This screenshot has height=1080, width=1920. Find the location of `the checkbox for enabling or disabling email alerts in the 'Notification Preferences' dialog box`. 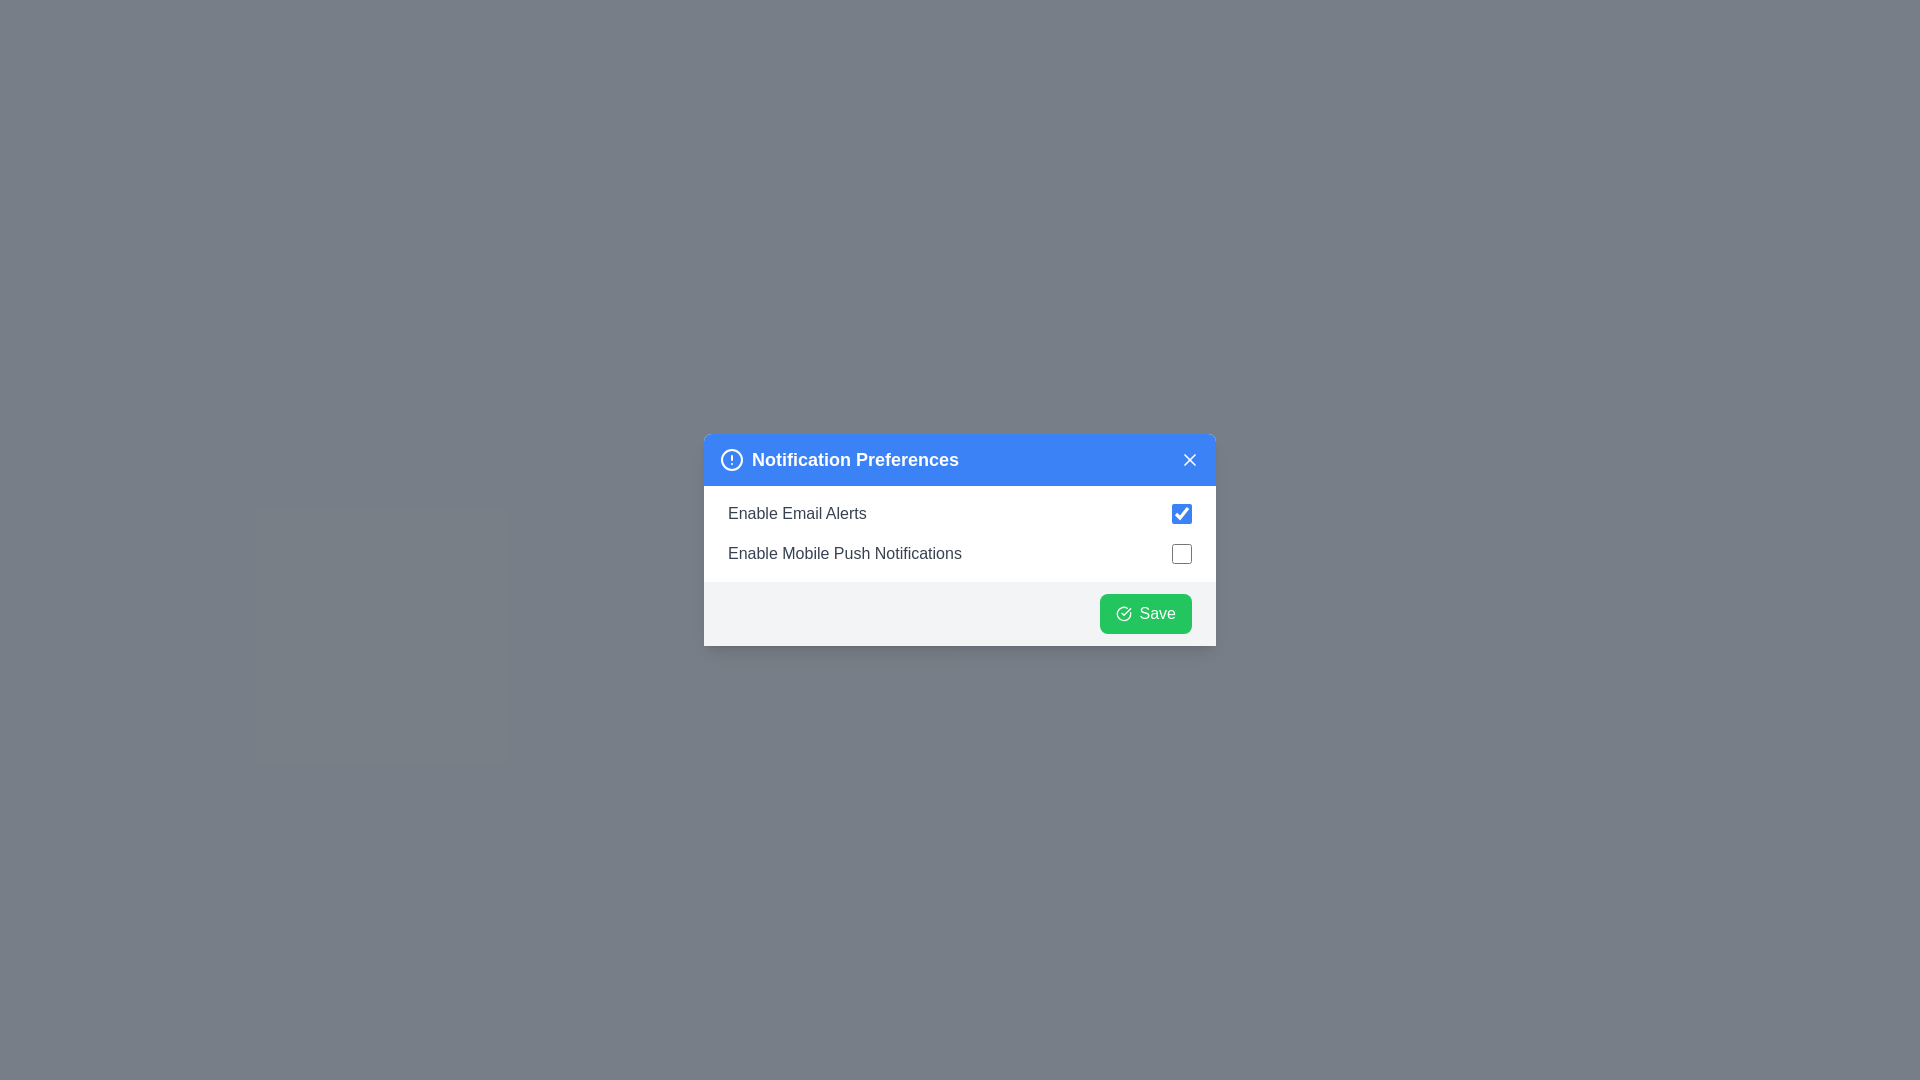

the checkbox for enabling or disabling email alerts in the 'Notification Preferences' dialog box is located at coordinates (960, 512).